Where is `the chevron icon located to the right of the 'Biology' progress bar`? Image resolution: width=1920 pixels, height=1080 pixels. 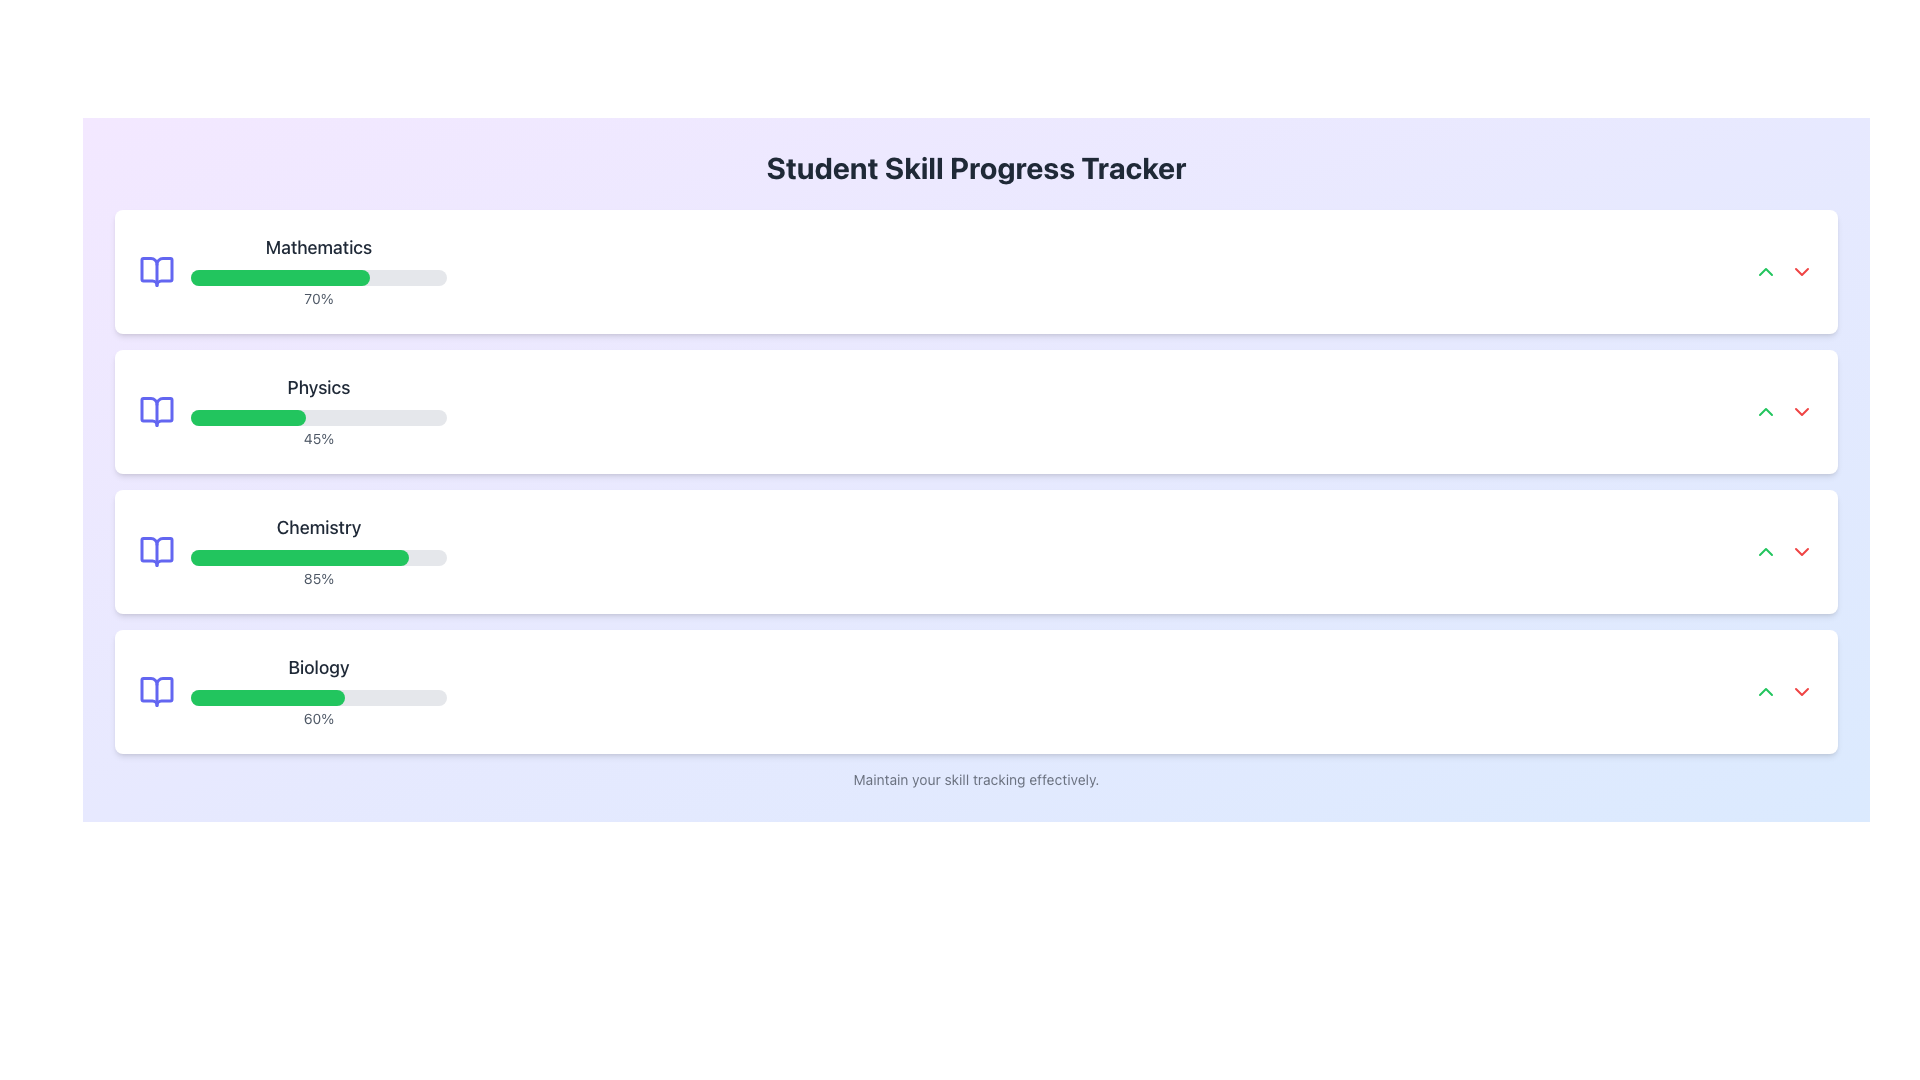
the chevron icon located to the right of the 'Biology' progress bar is located at coordinates (1801, 690).